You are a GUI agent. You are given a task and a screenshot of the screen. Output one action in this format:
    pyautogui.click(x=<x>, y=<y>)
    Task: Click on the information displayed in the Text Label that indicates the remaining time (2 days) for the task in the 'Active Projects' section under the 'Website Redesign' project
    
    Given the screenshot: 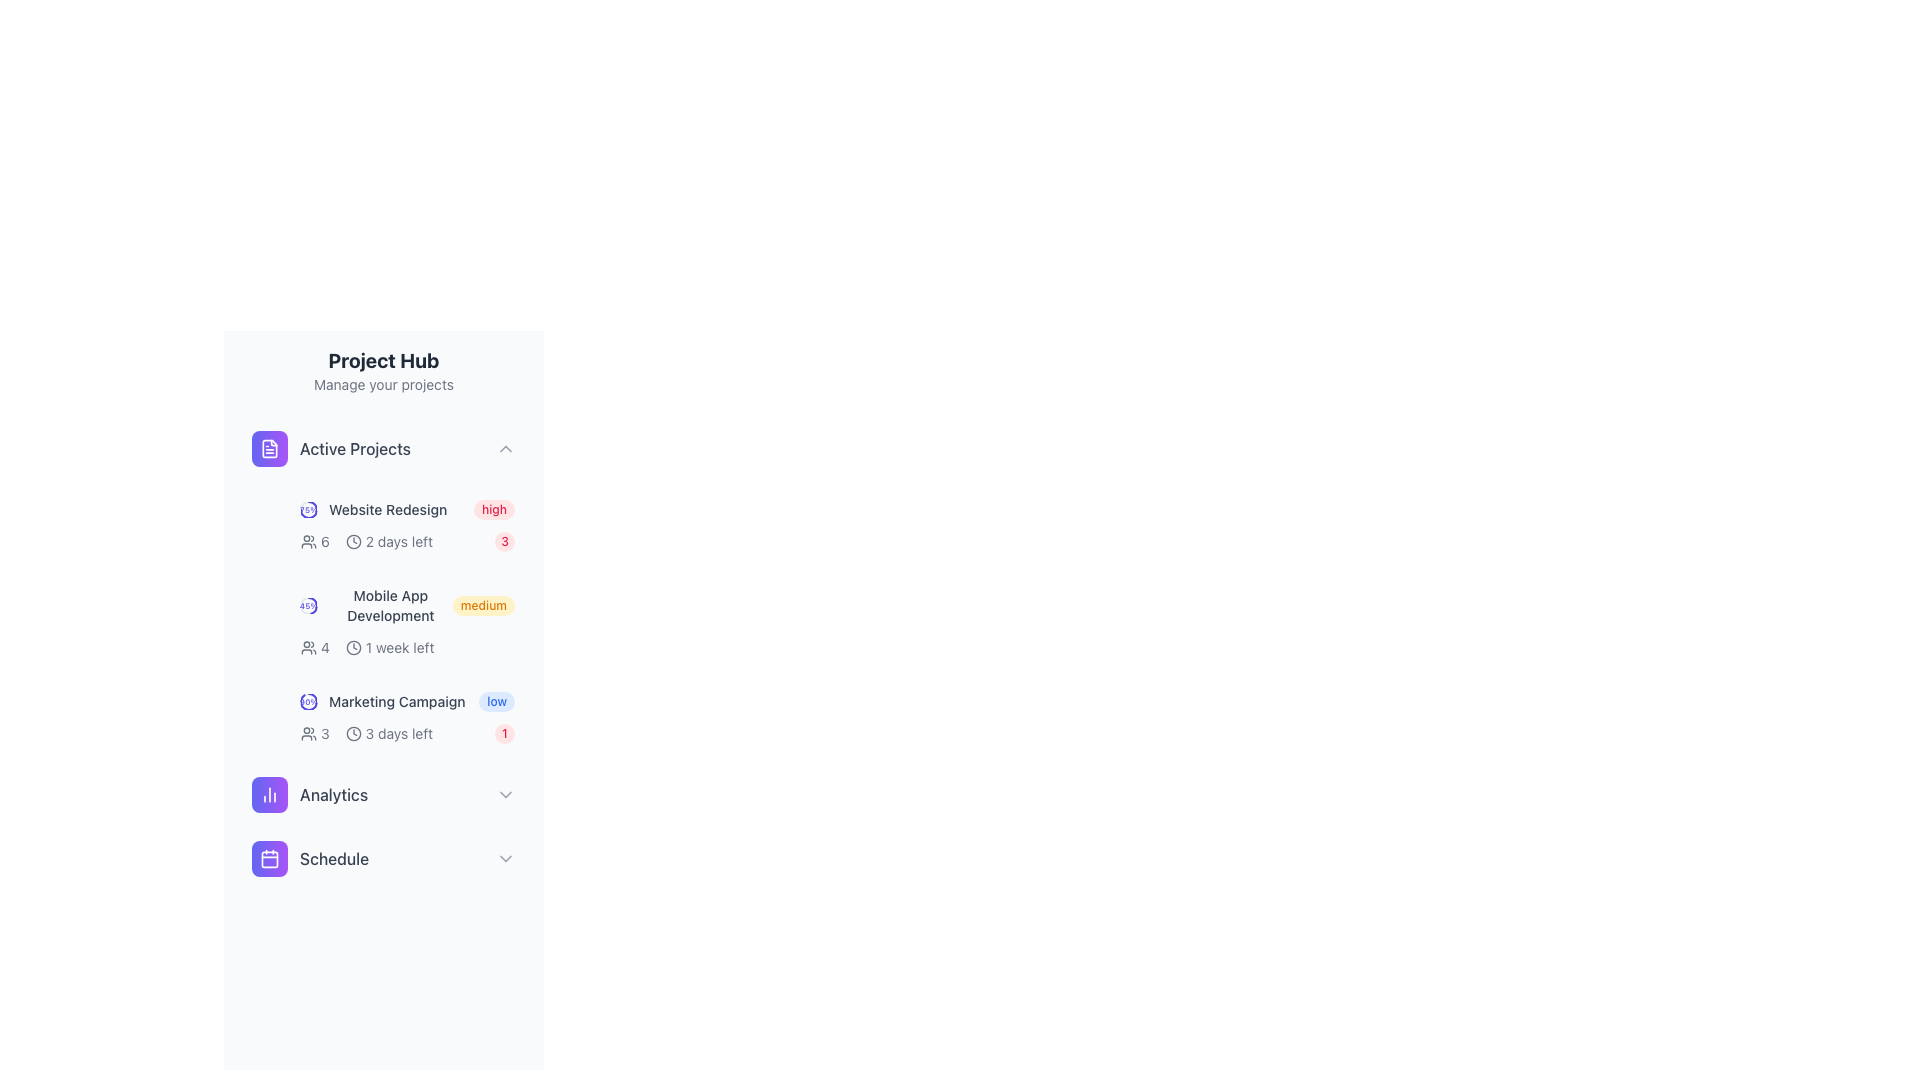 What is the action you would take?
    pyautogui.click(x=399, y=542)
    